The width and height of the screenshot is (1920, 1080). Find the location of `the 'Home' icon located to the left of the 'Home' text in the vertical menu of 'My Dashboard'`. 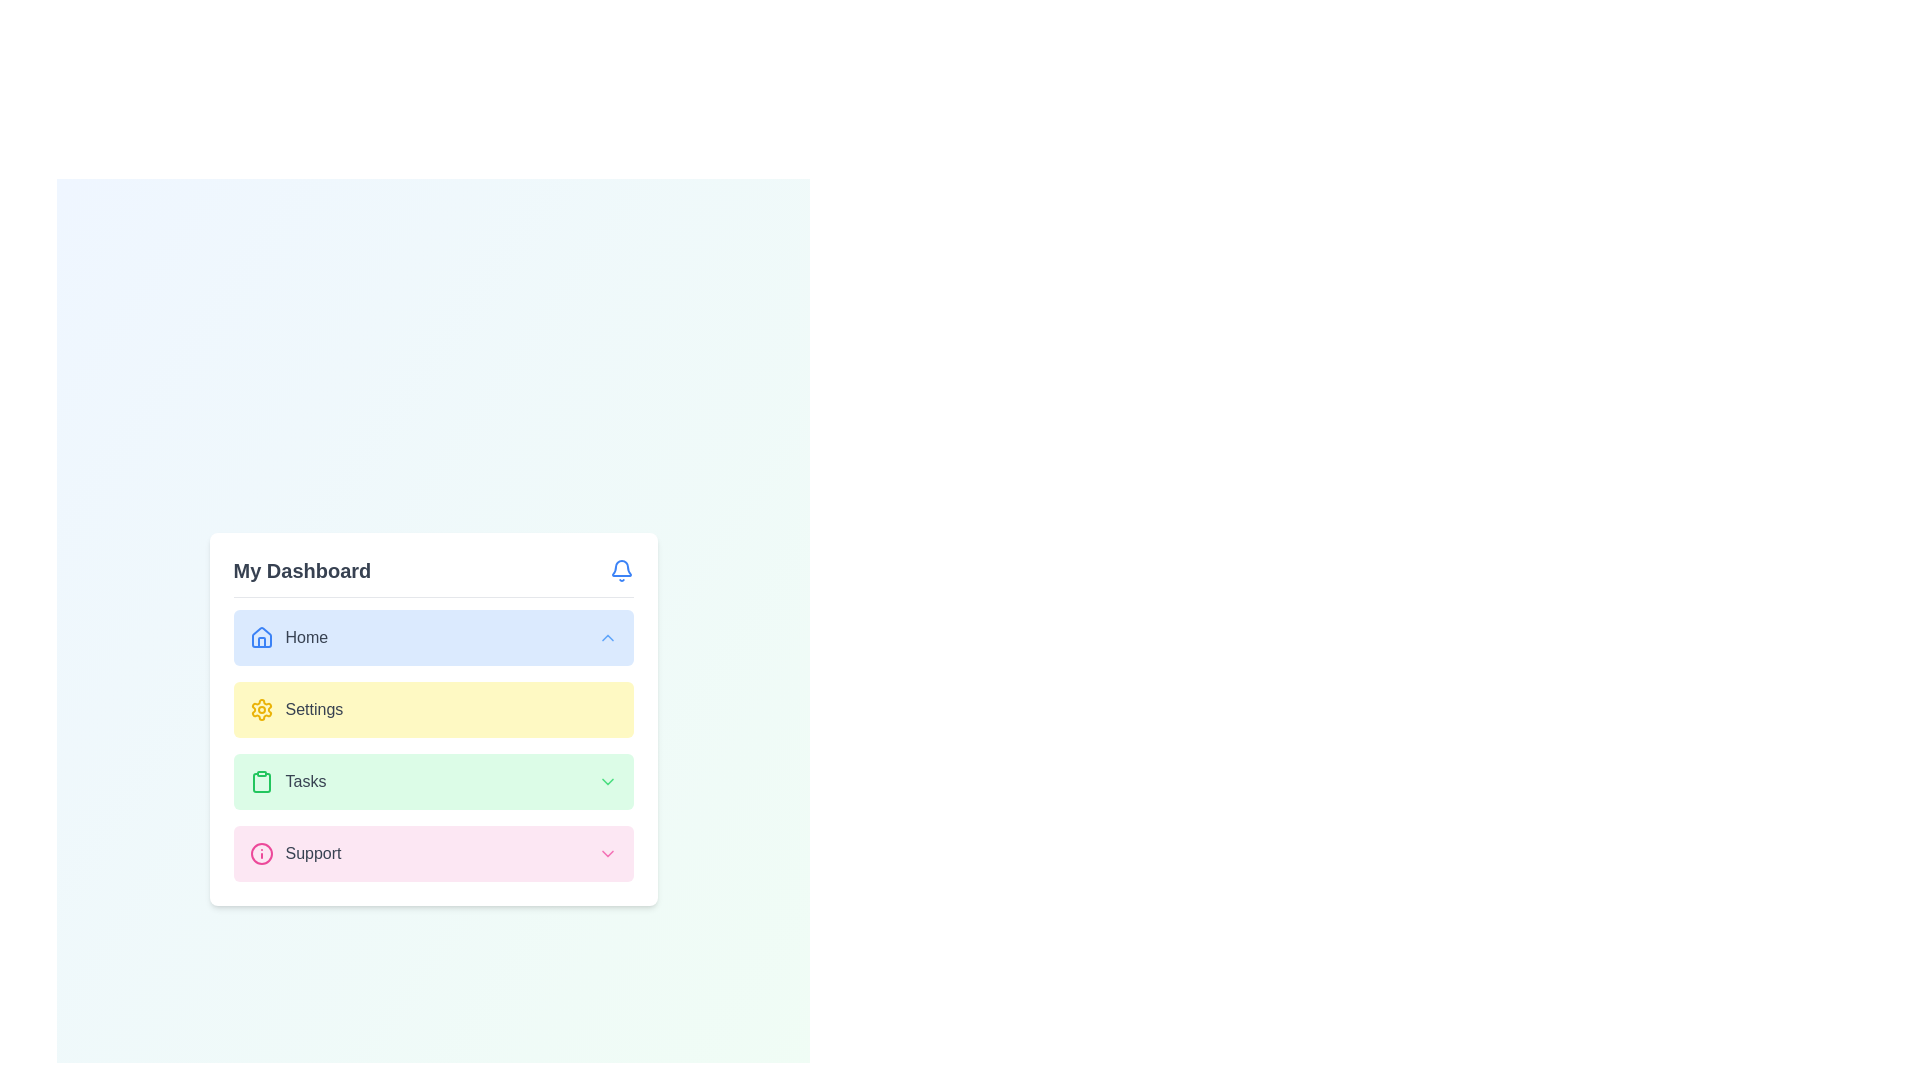

the 'Home' icon located to the left of the 'Home' text in the vertical menu of 'My Dashboard' is located at coordinates (260, 637).